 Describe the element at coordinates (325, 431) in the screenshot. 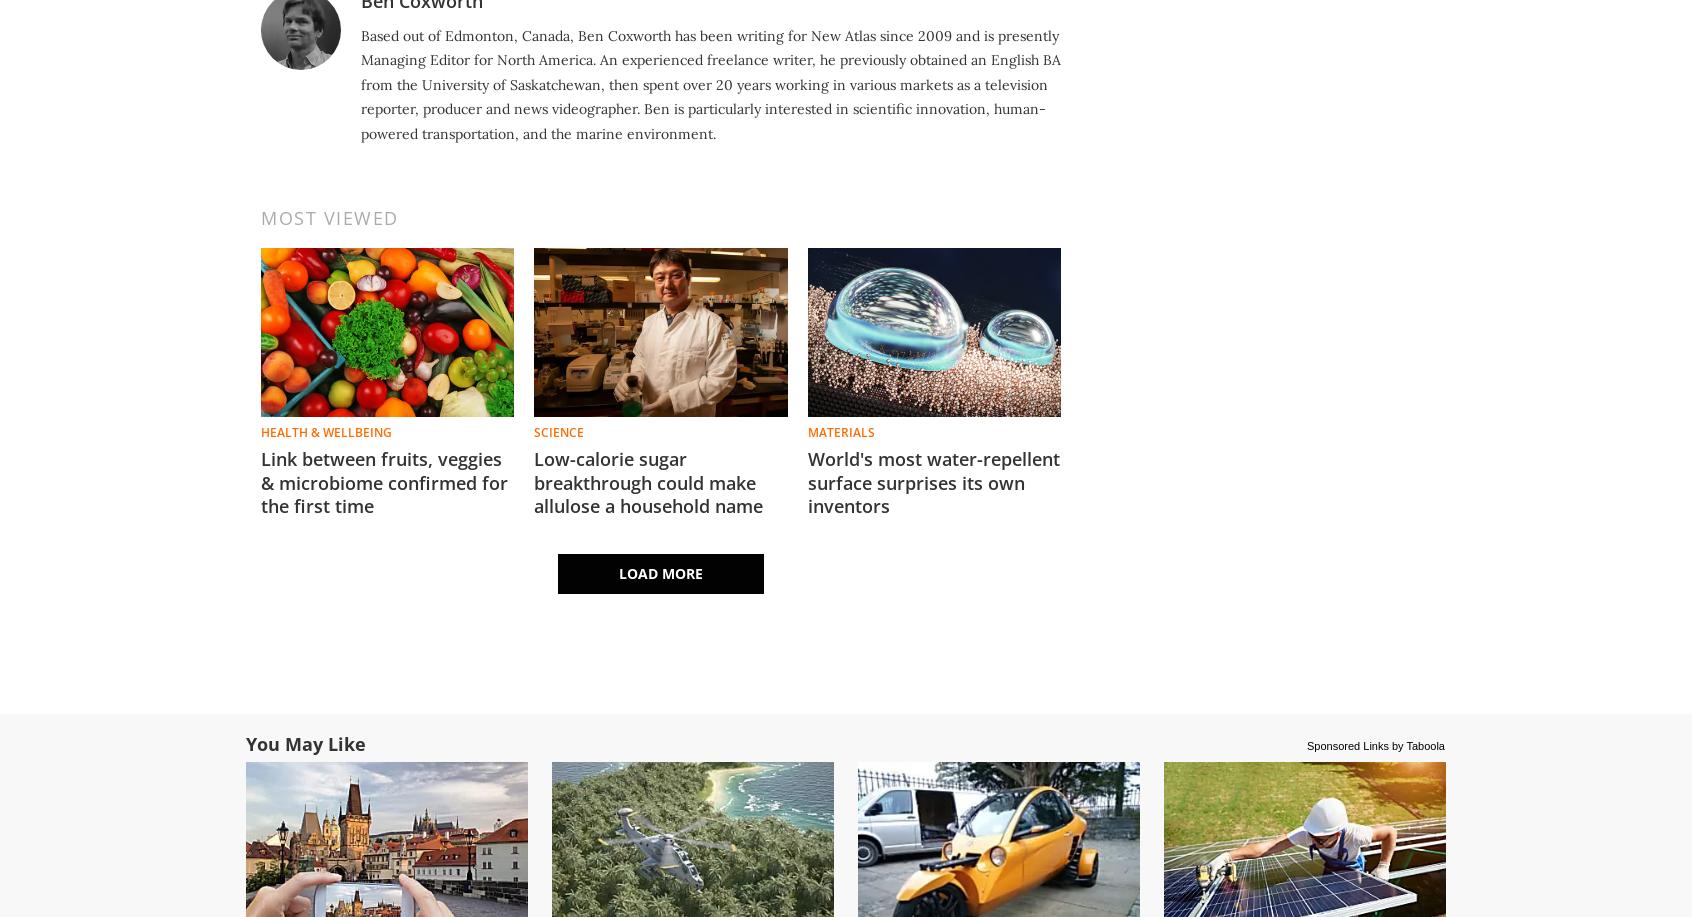

I see `'Health & Wellbeing'` at that location.